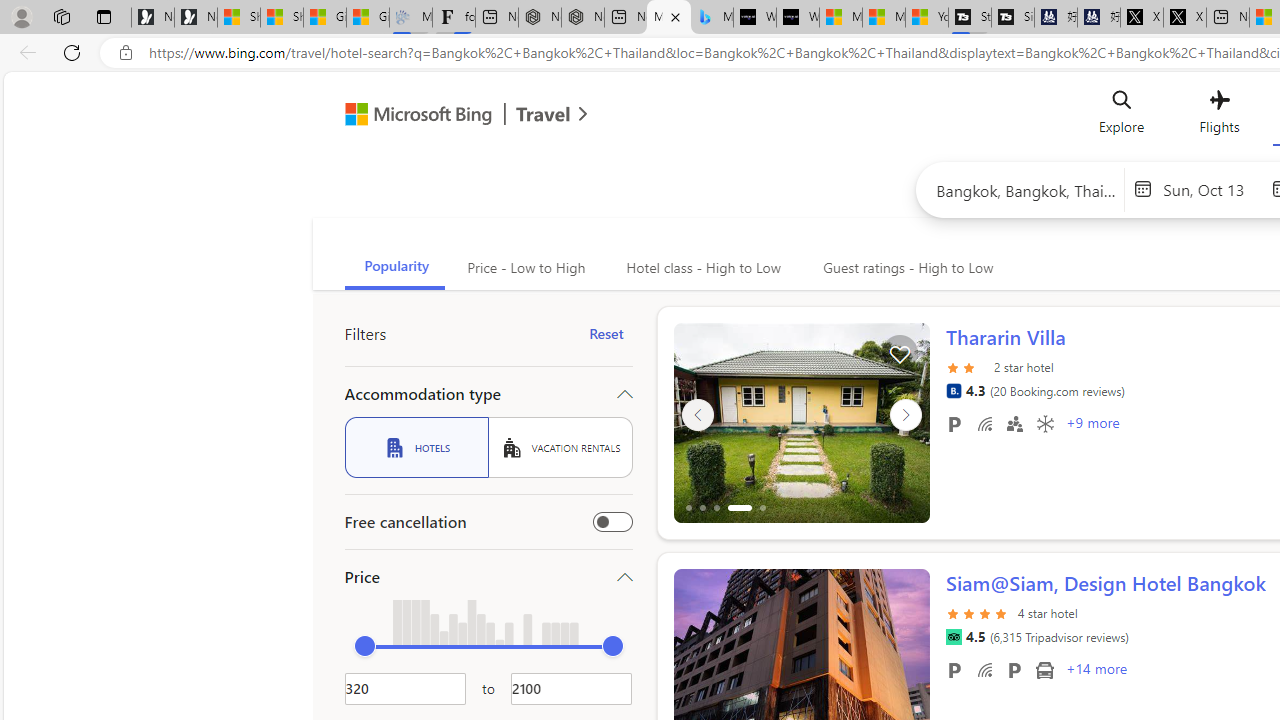 This screenshot has width=1280, height=720. I want to click on 'X', so click(1184, 17).